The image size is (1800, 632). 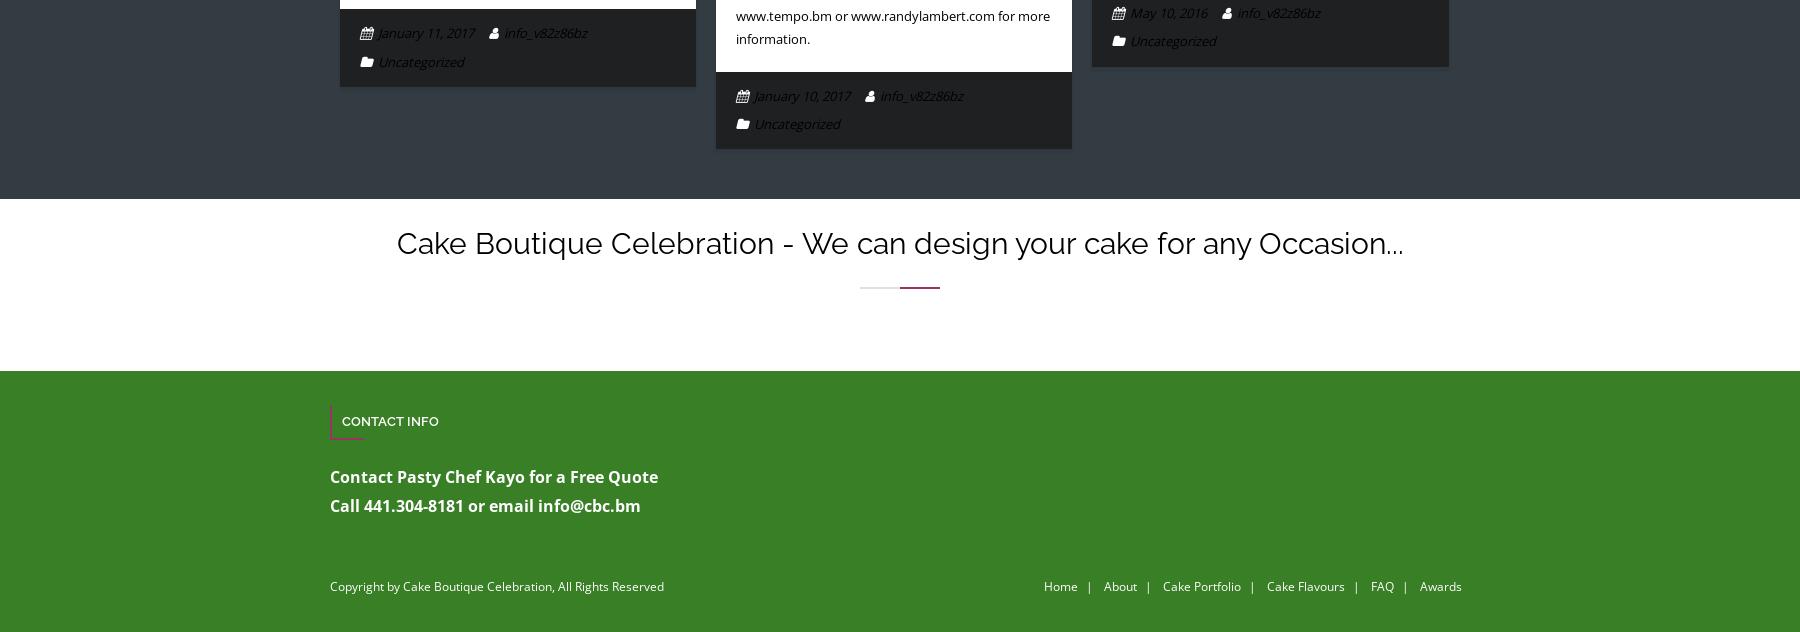 What do you see at coordinates (1129, 13) in the screenshot?
I see `'May 10, 2016'` at bounding box center [1129, 13].